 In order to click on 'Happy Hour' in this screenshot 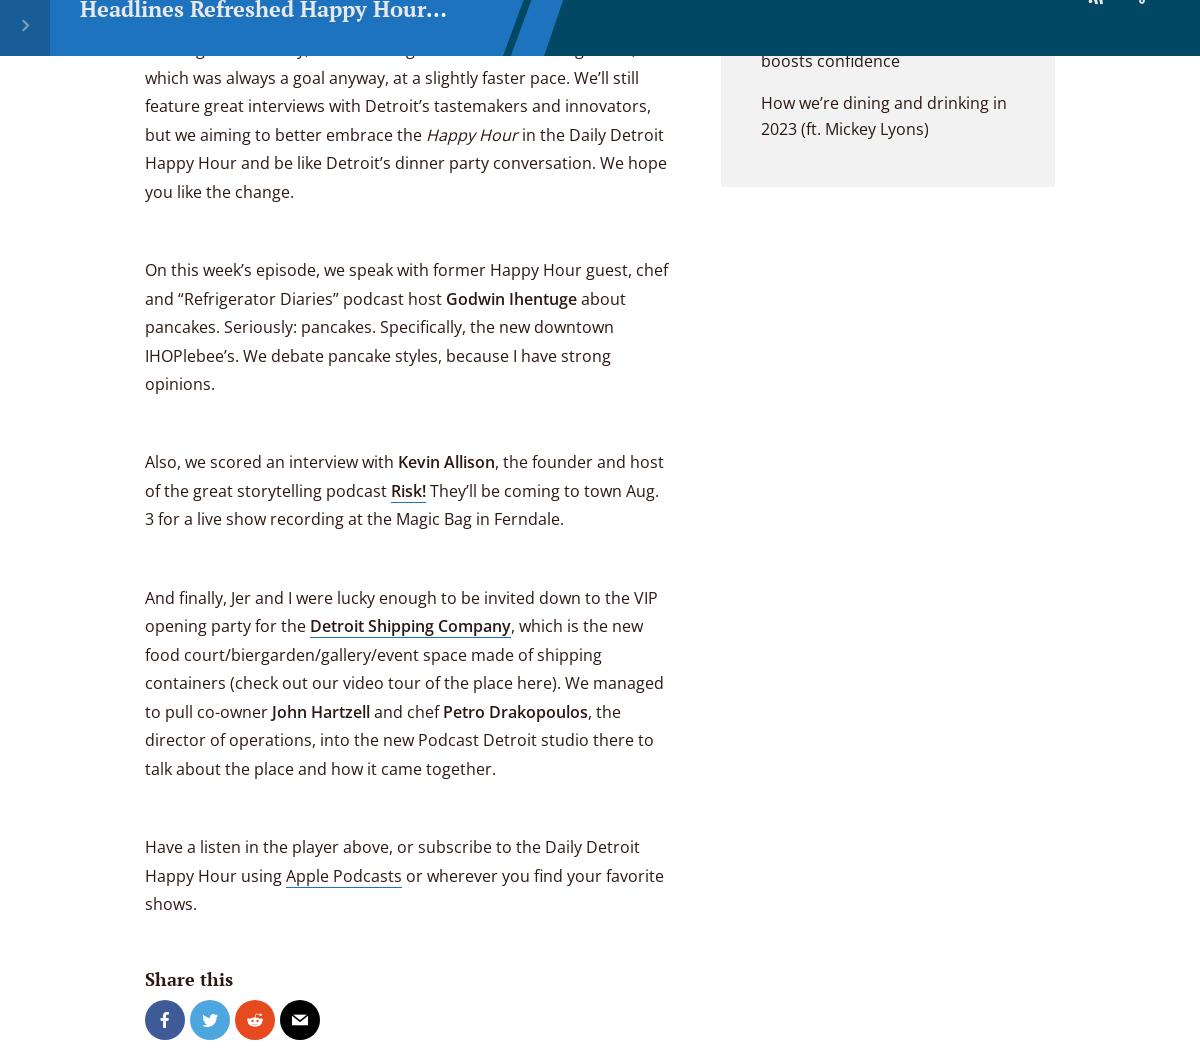, I will do `click(426, 133)`.